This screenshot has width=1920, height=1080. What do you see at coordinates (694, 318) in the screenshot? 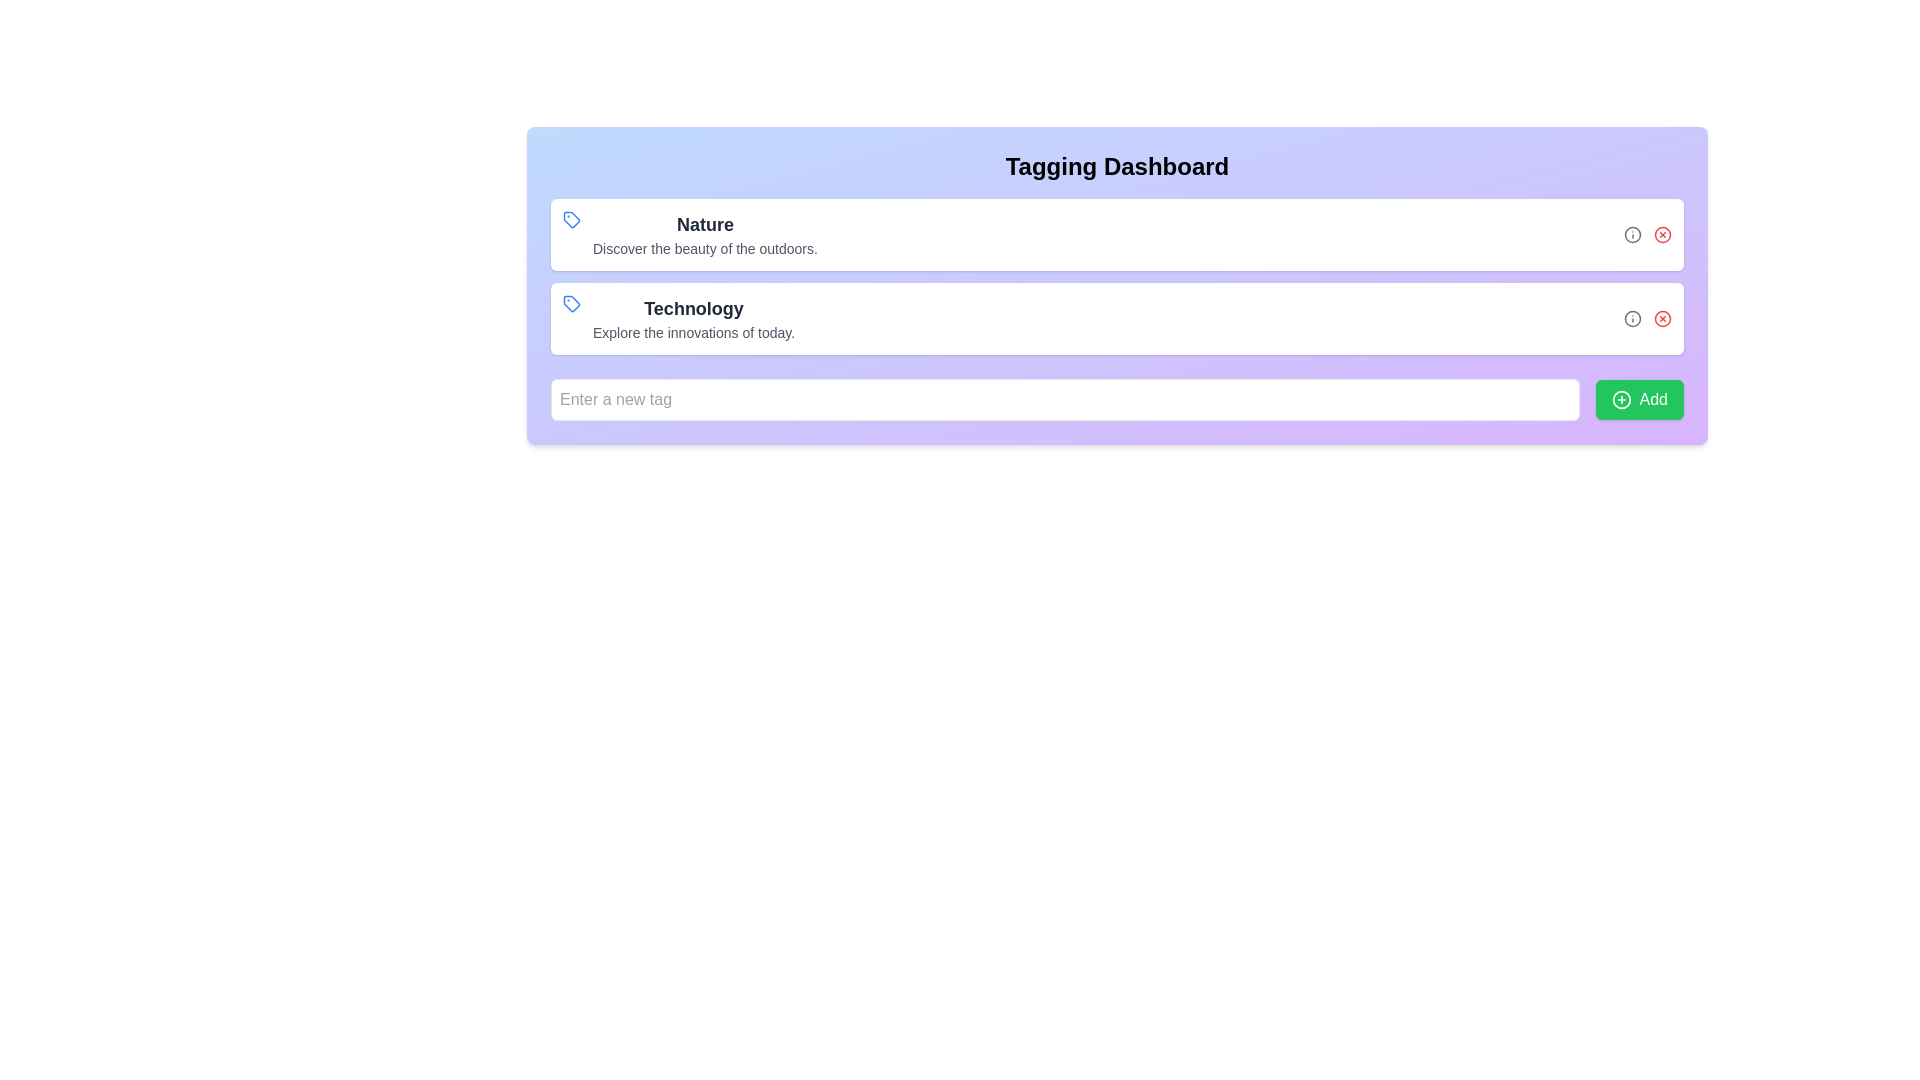
I see `the 'Technology' category label on the tagging dashboard` at bounding box center [694, 318].